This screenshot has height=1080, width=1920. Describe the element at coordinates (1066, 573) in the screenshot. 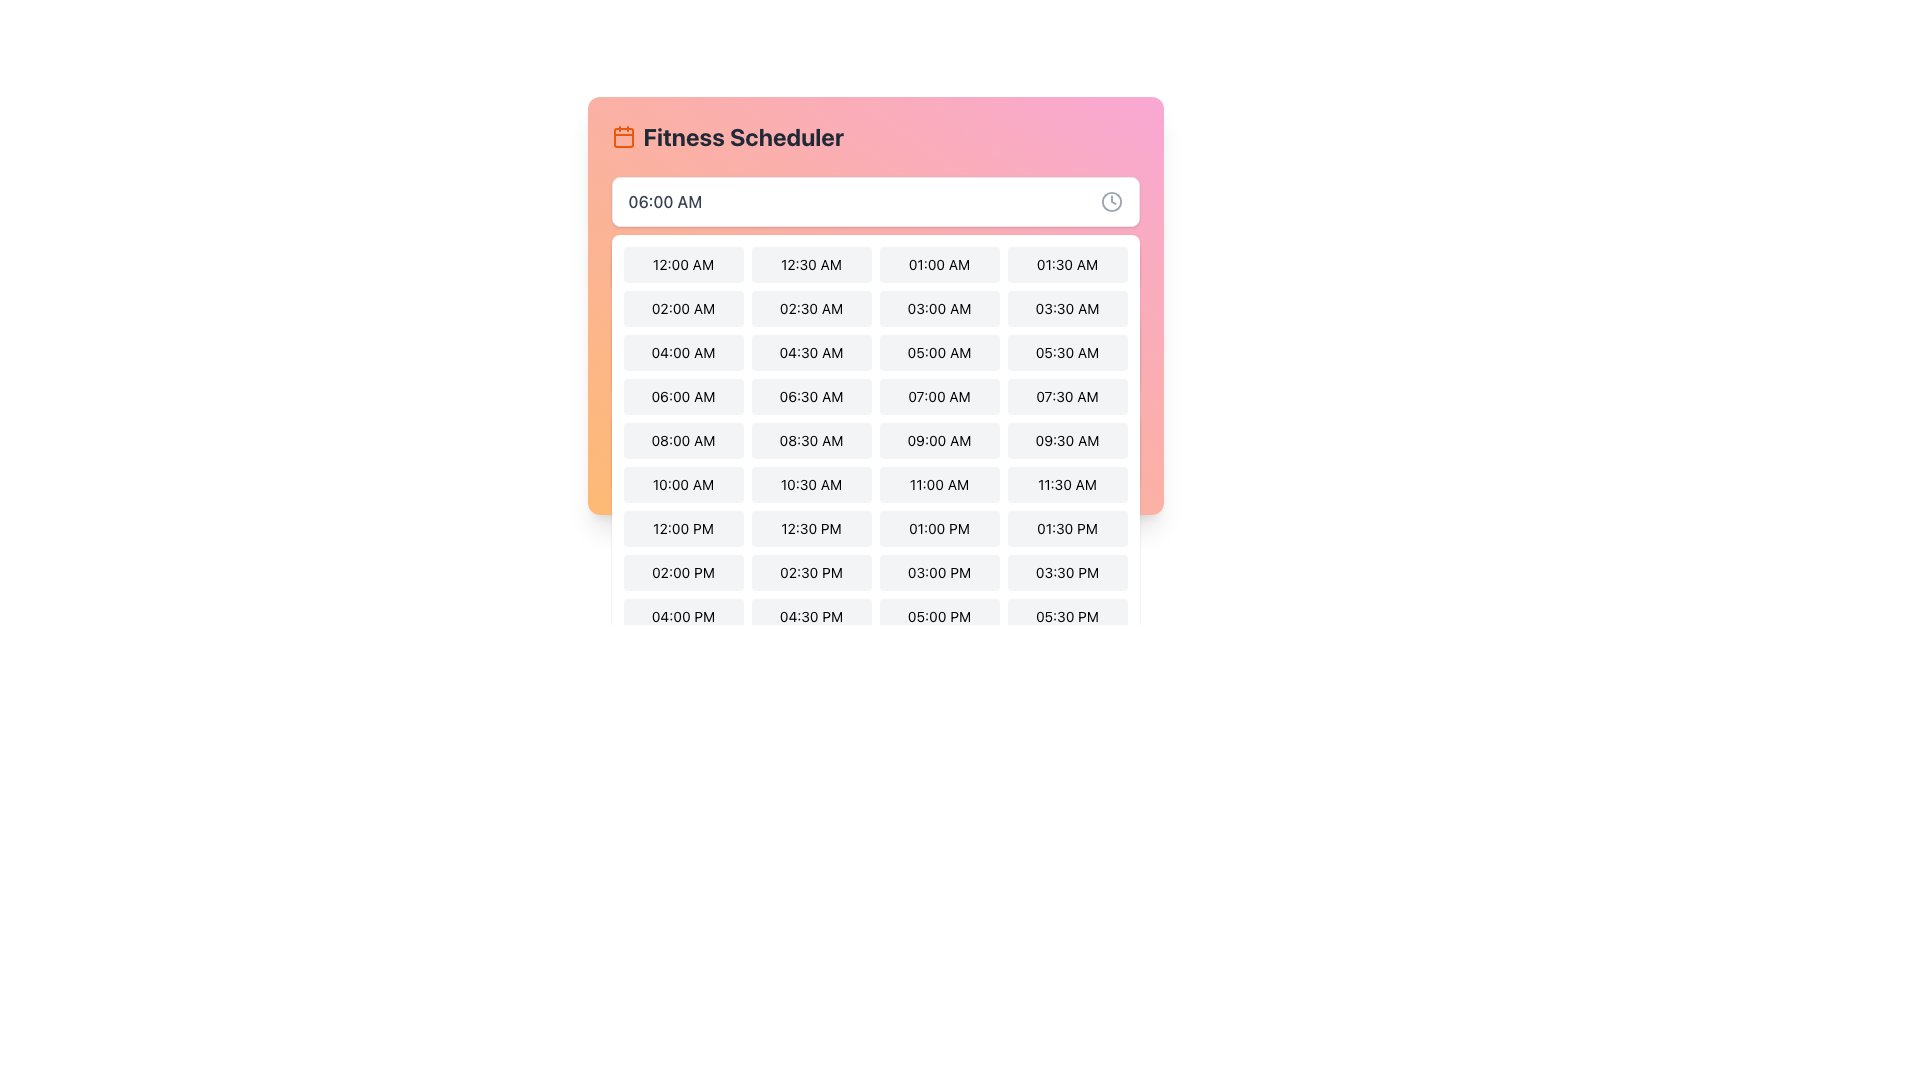

I see `the selectable time slot button displaying '03:30 PM' located in the 4th column of the 8th row of the grid in the Fitness Scheduler interface` at that location.